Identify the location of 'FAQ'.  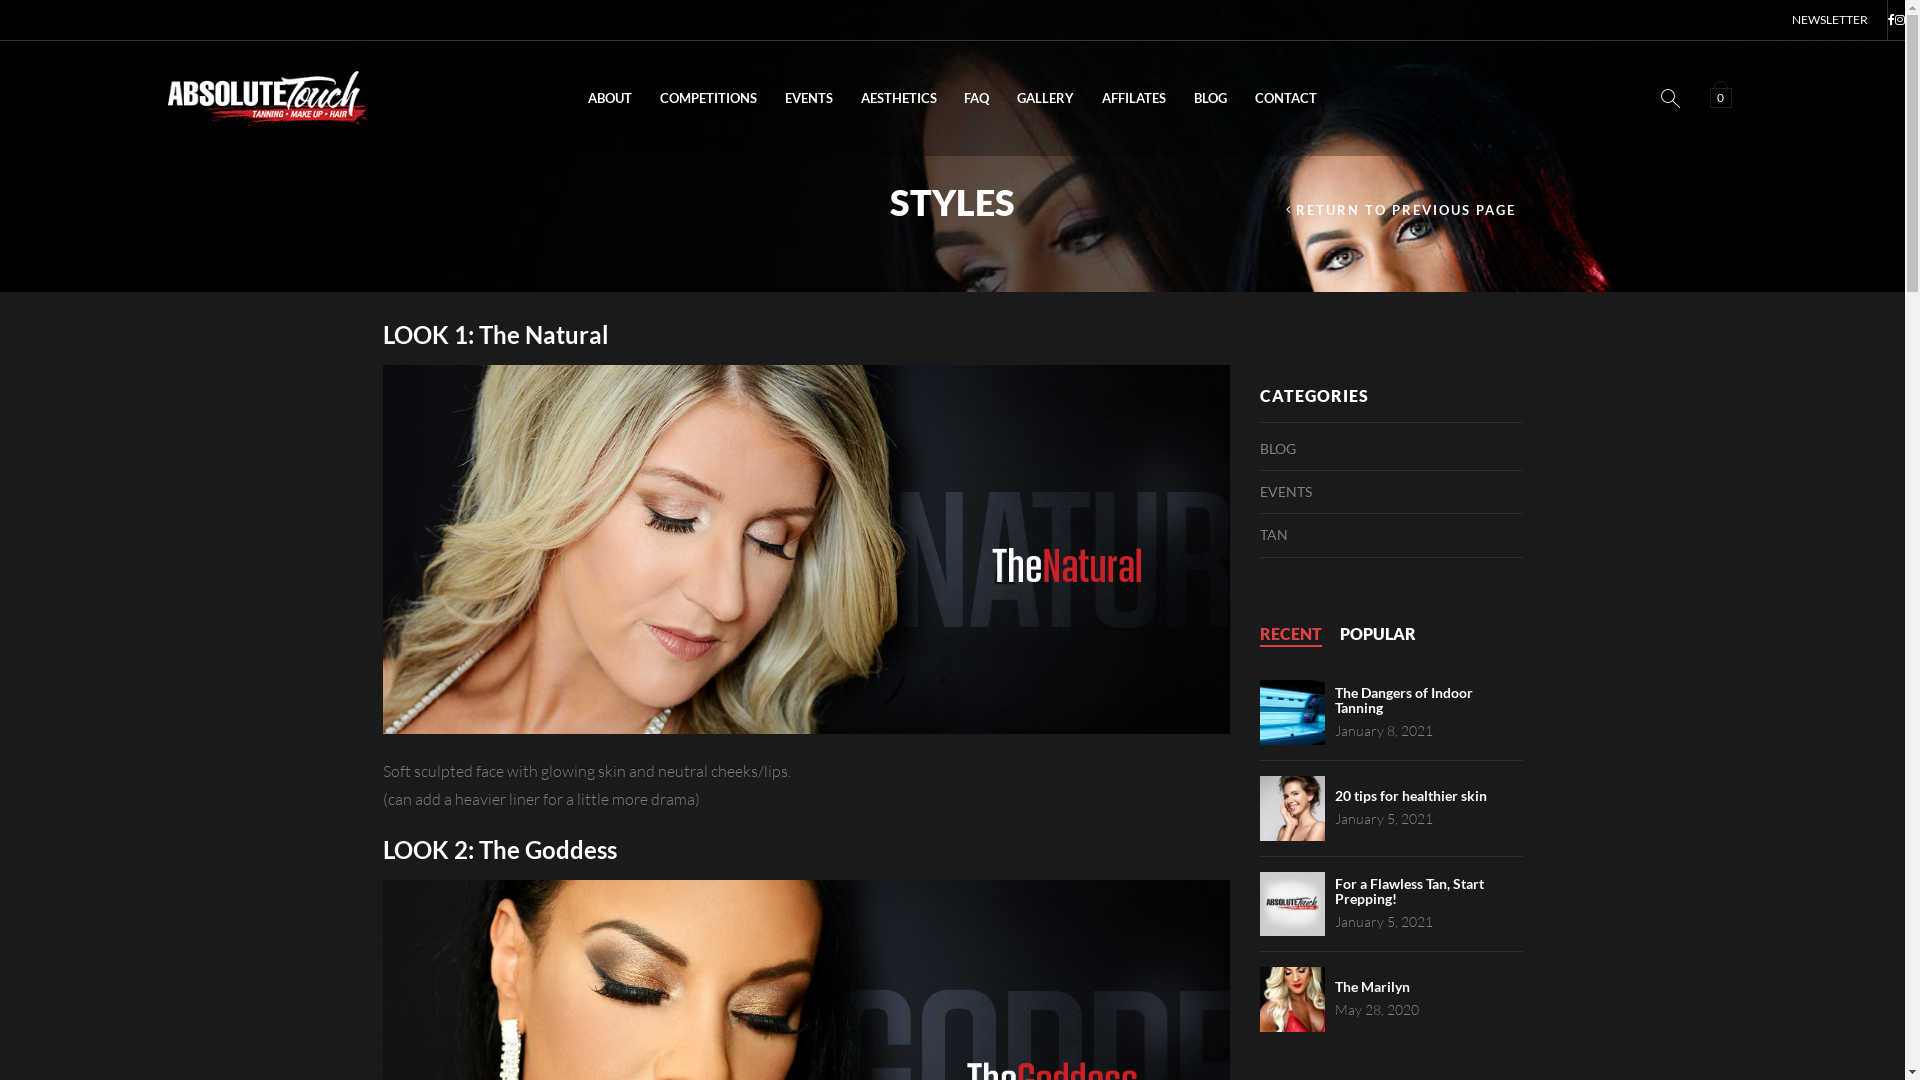
(949, 98).